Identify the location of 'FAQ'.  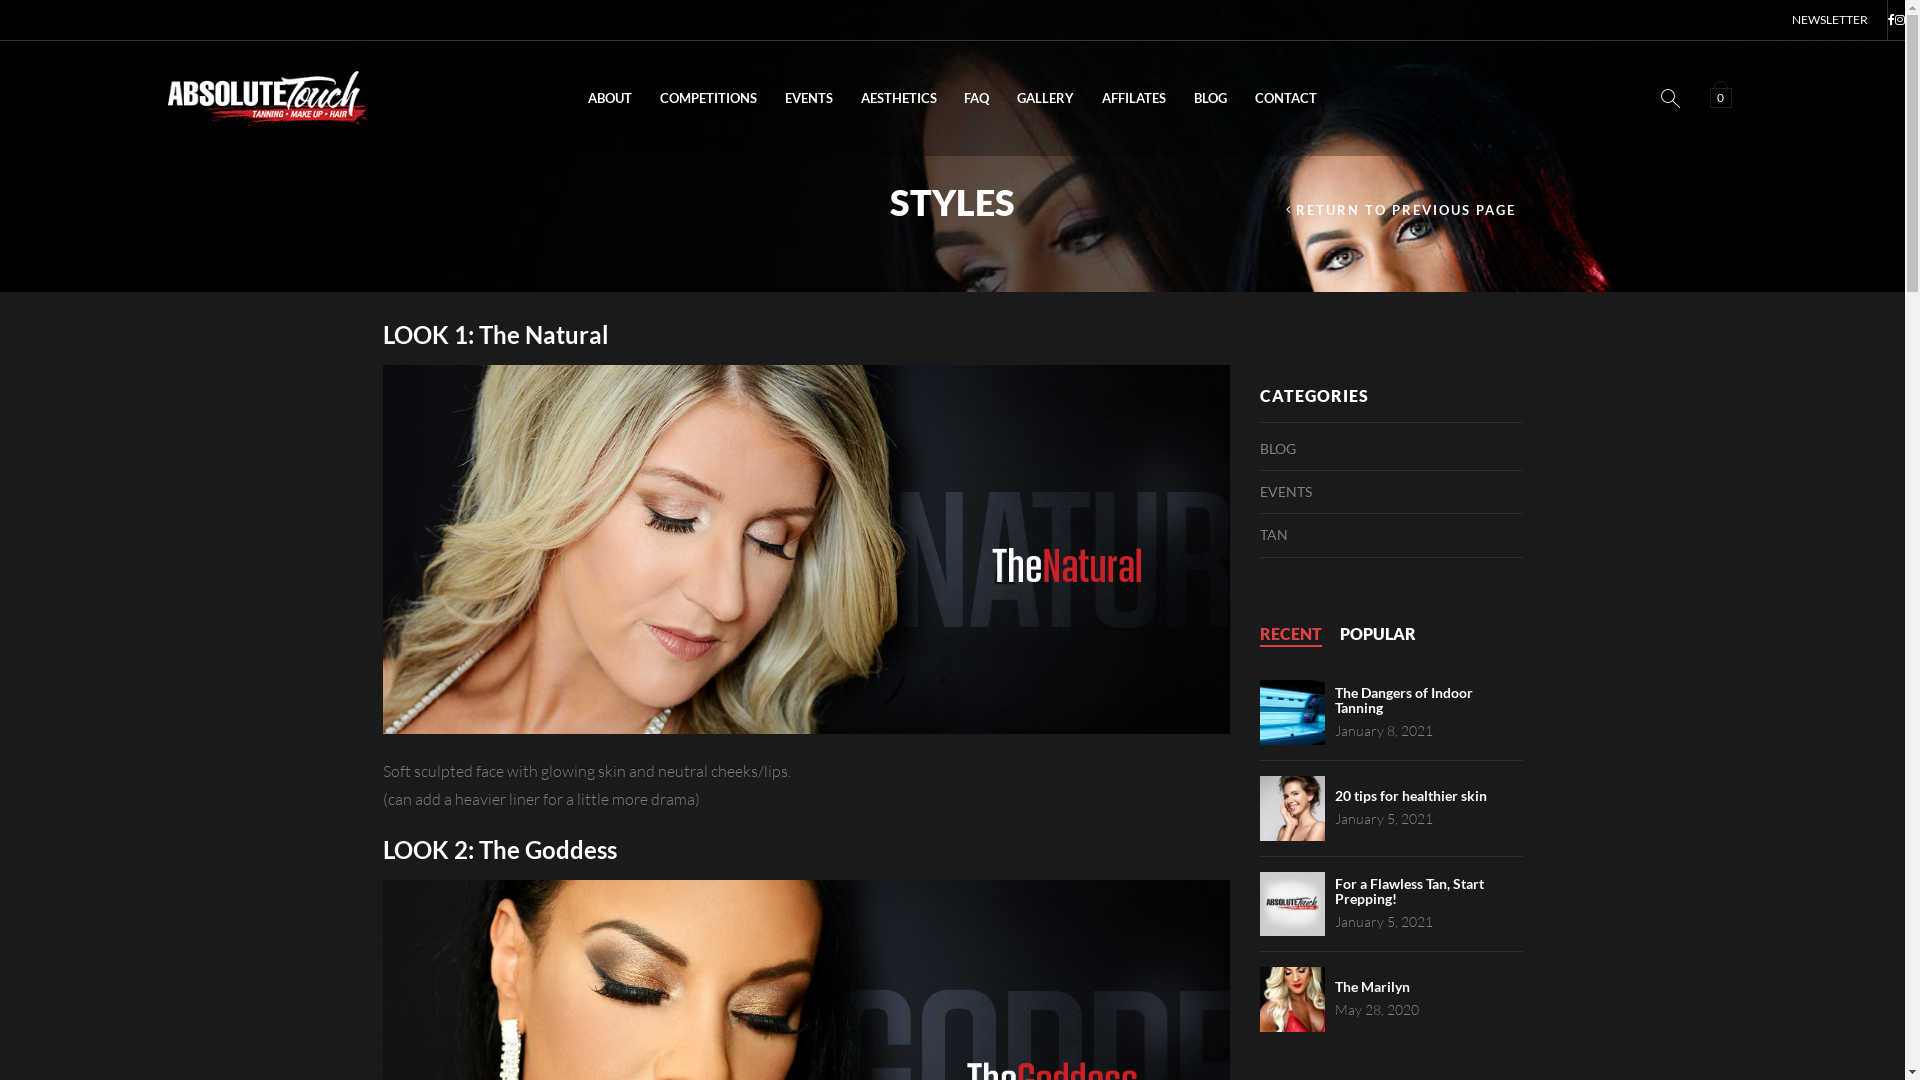
(949, 98).